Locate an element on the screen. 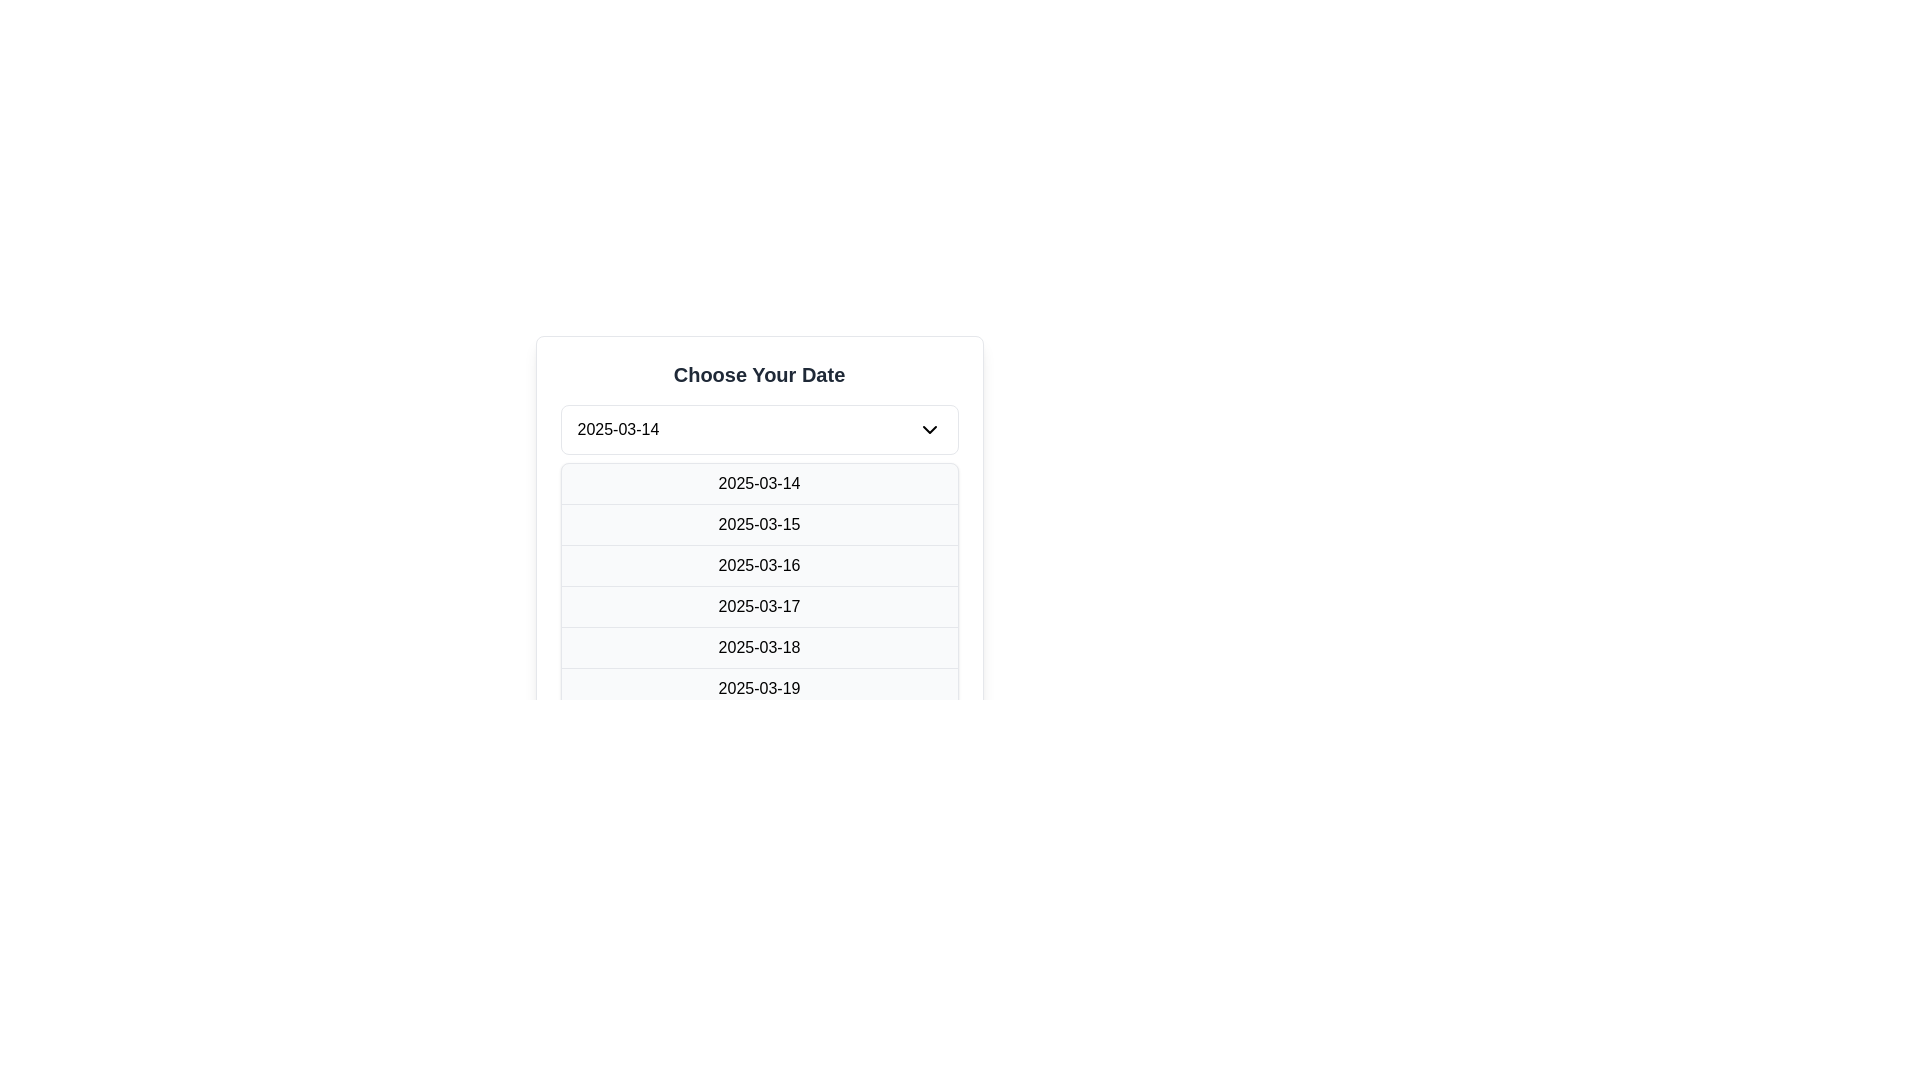 This screenshot has height=1080, width=1920. the second date item in the selection list below the 'Choose Your Date' title is located at coordinates (758, 504).